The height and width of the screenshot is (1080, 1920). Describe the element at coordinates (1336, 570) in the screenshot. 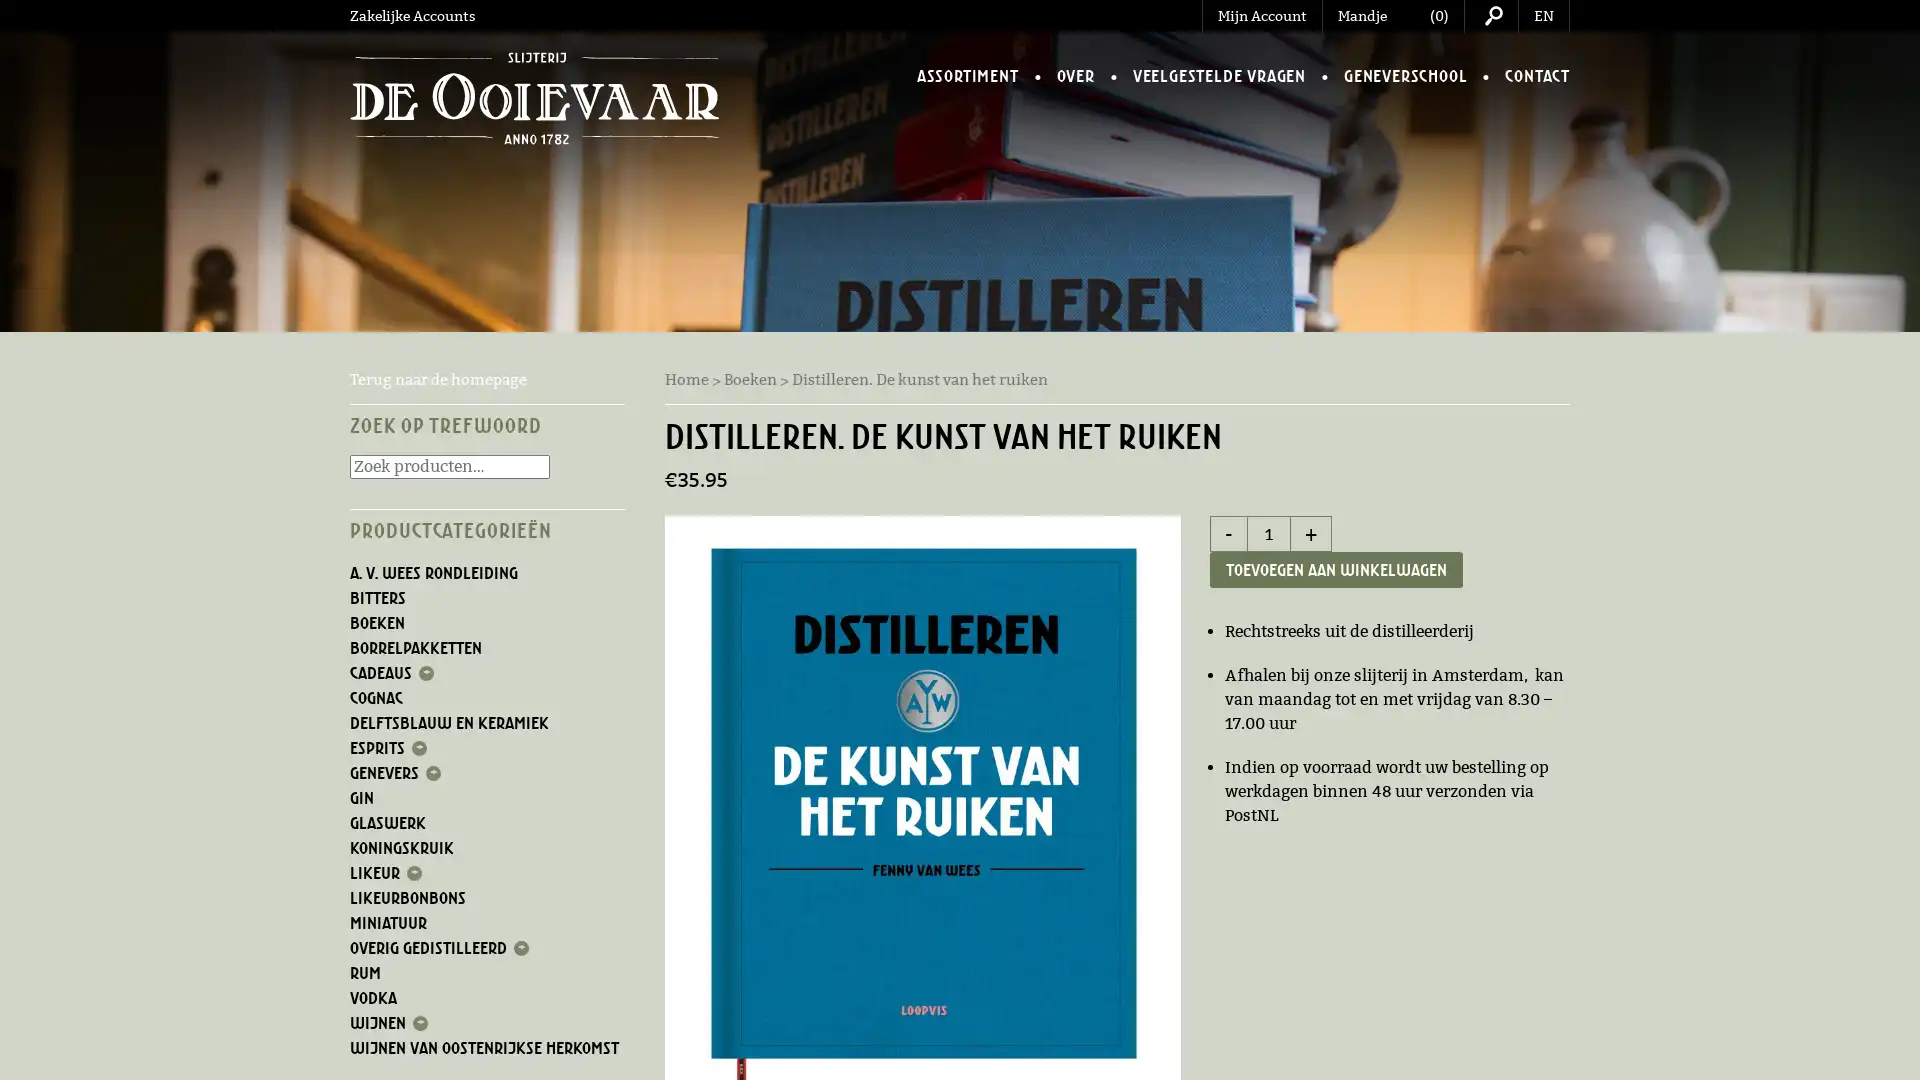

I see `Toevoegen aan winkelwagen` at that location.